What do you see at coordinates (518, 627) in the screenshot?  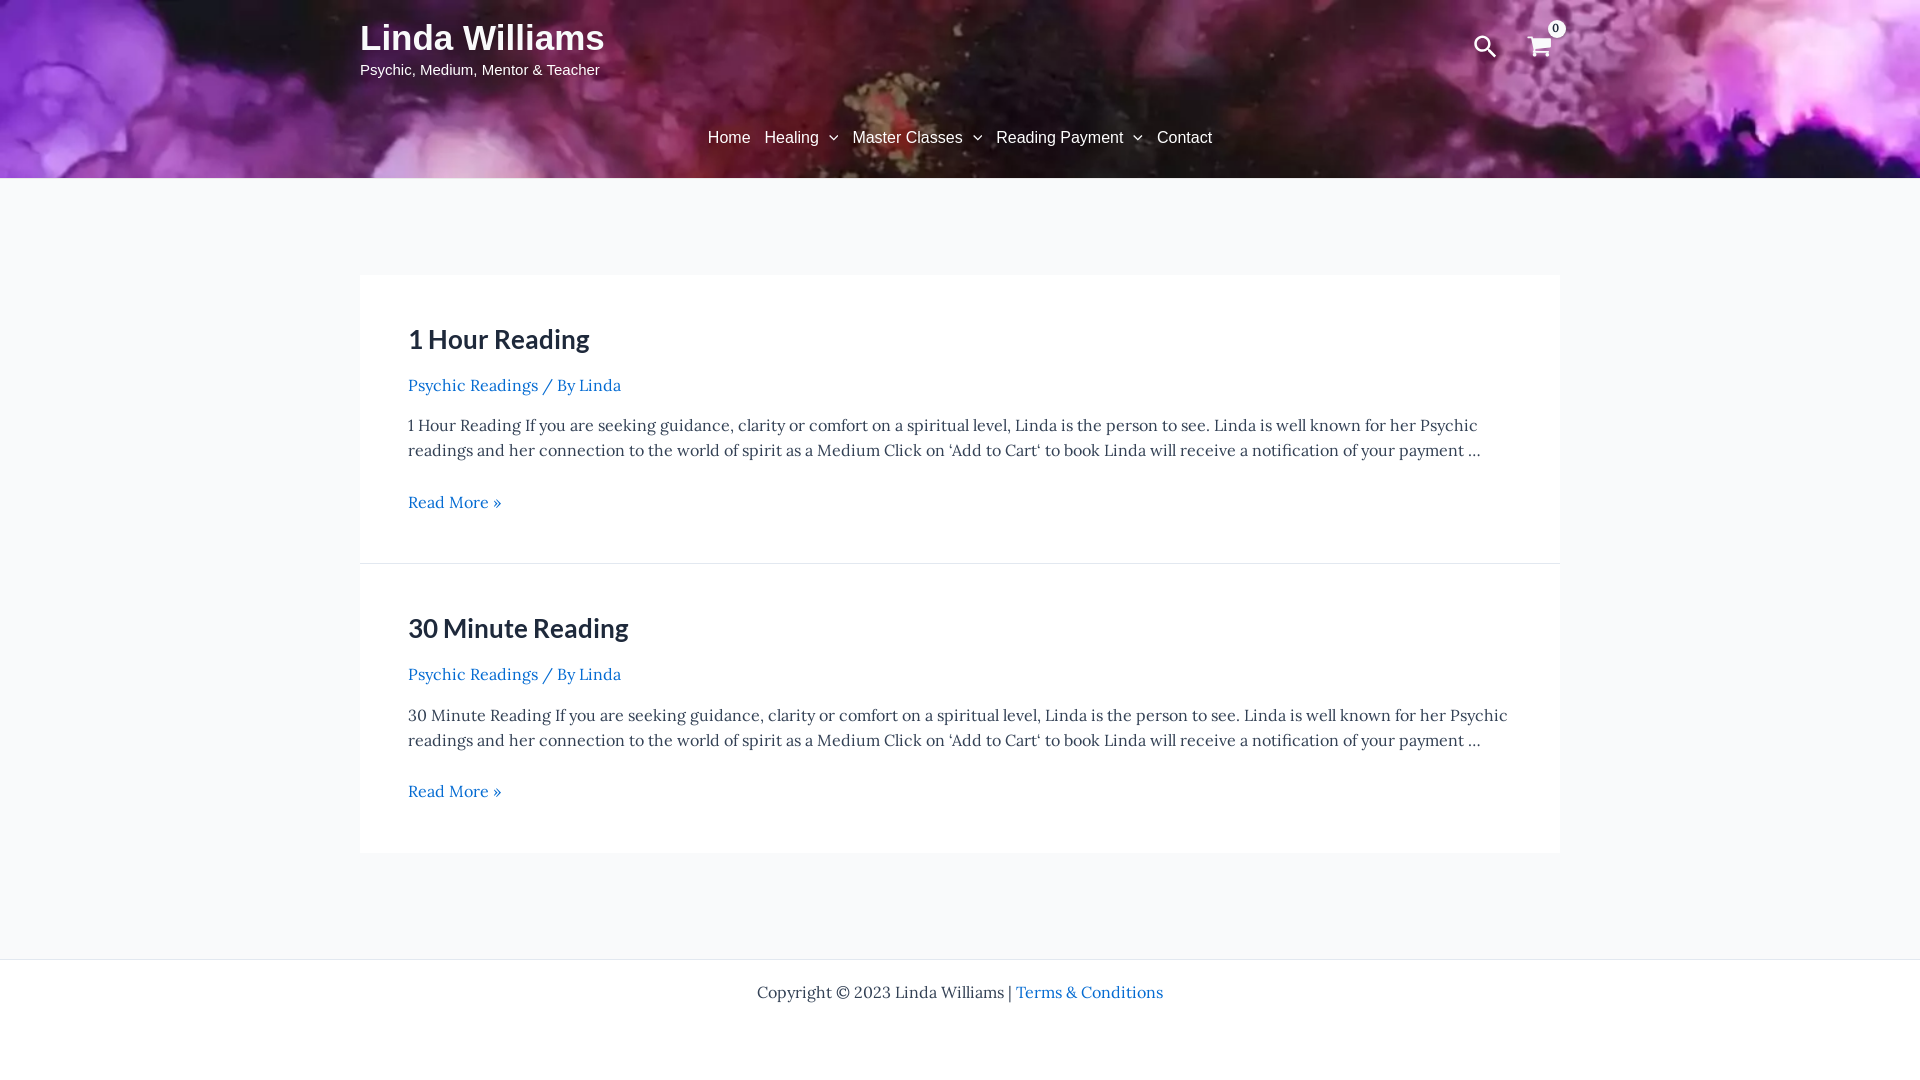 I see `'30 Minute Reading'` at bounding box center [518, 627].